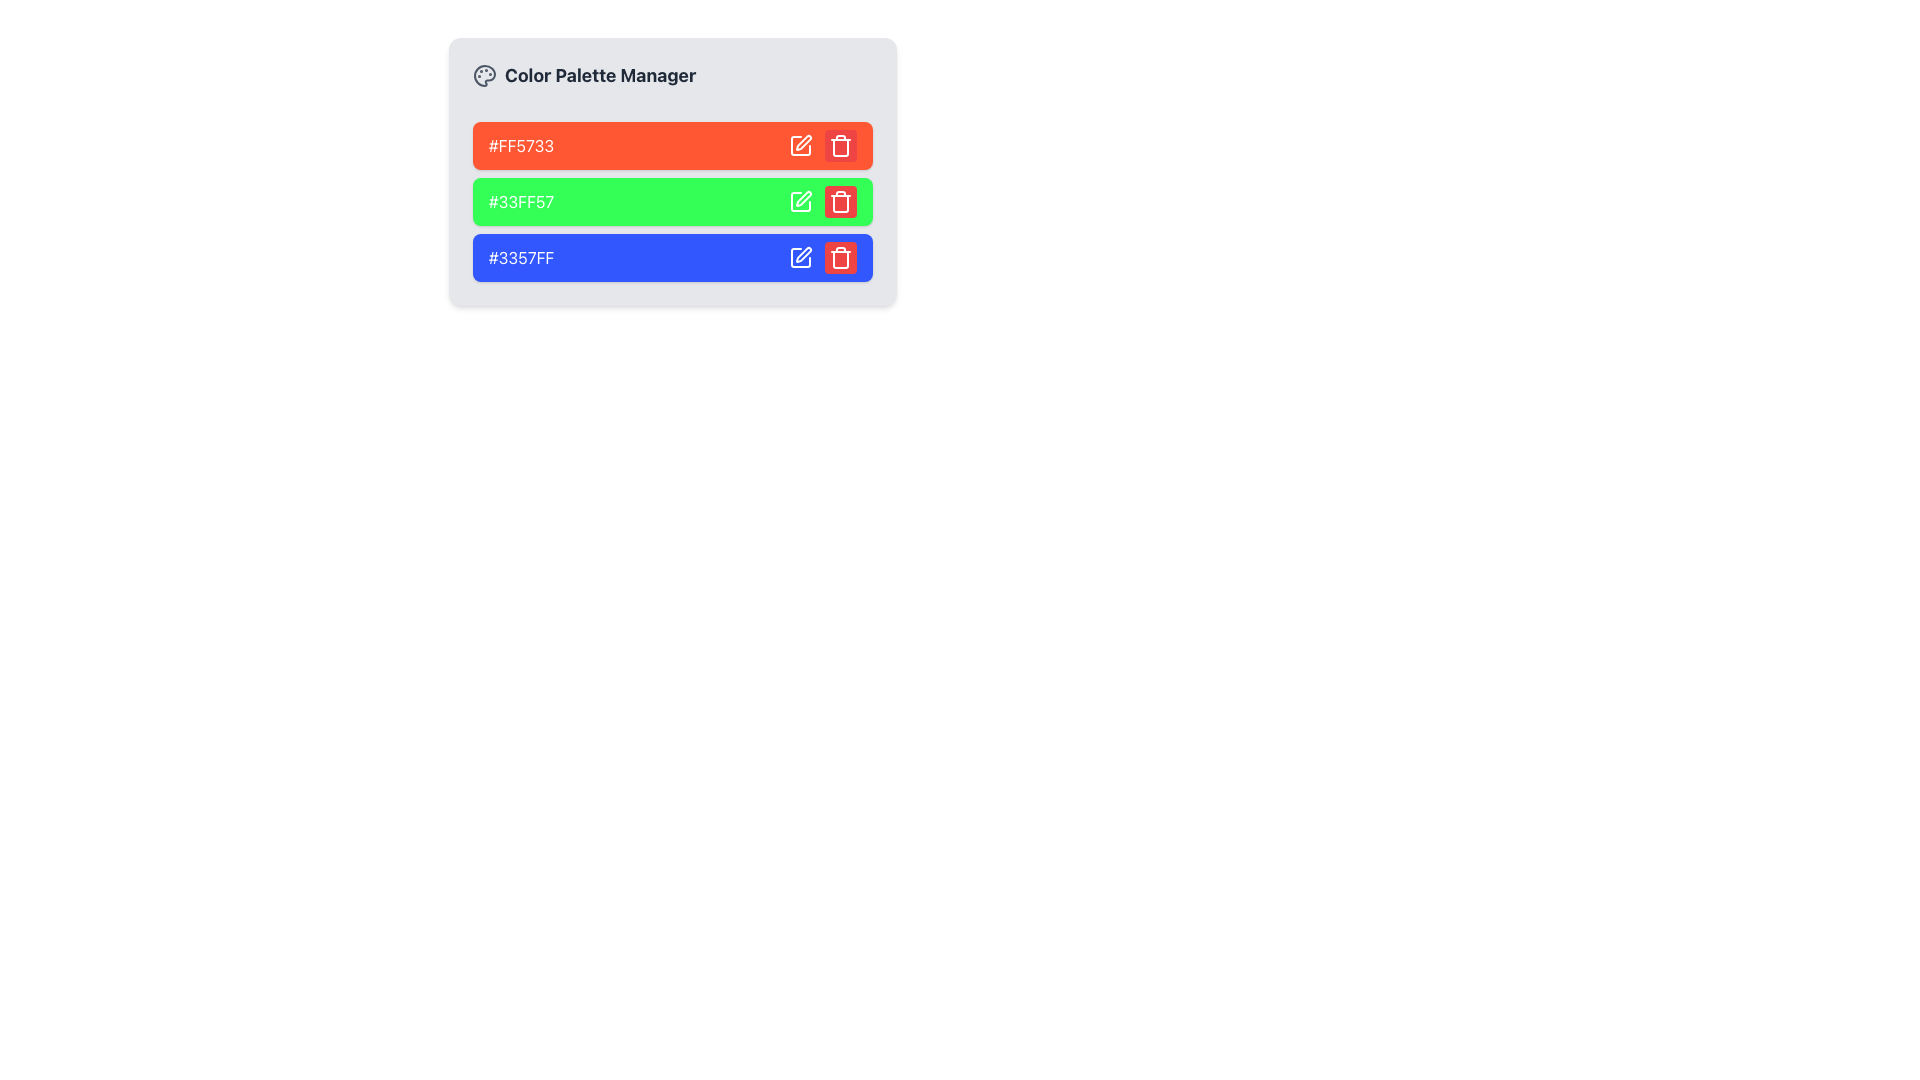 The width and height of the screenshot is (1920, 1080). What do you see at coordinates (801, 257) in the screenshot?
I see `the edit icon resembling a pen located in the blue section of the interface, adjacent to the text labeled '#3357FF'` at bounding box center [801, 257].